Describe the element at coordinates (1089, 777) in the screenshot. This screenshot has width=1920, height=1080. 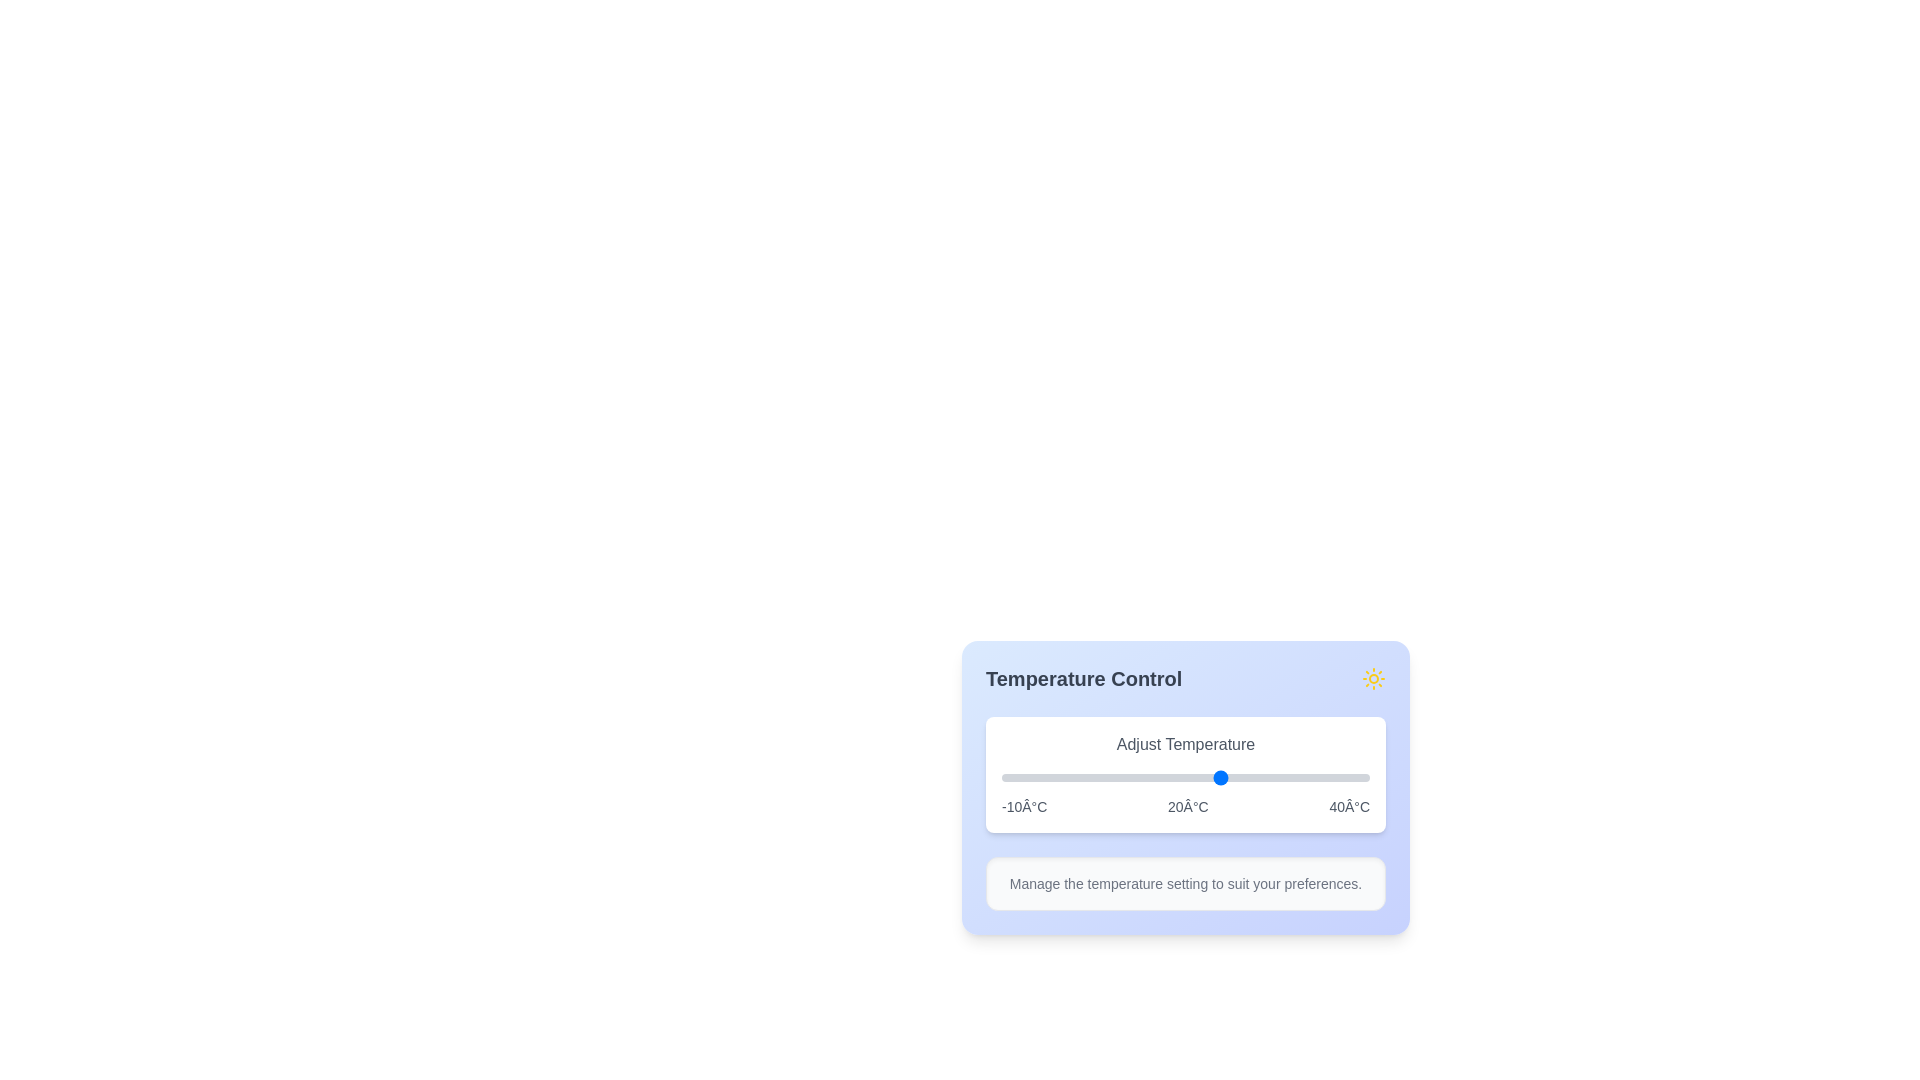
I see `the slider to set the temperature to 2°C` at that location.